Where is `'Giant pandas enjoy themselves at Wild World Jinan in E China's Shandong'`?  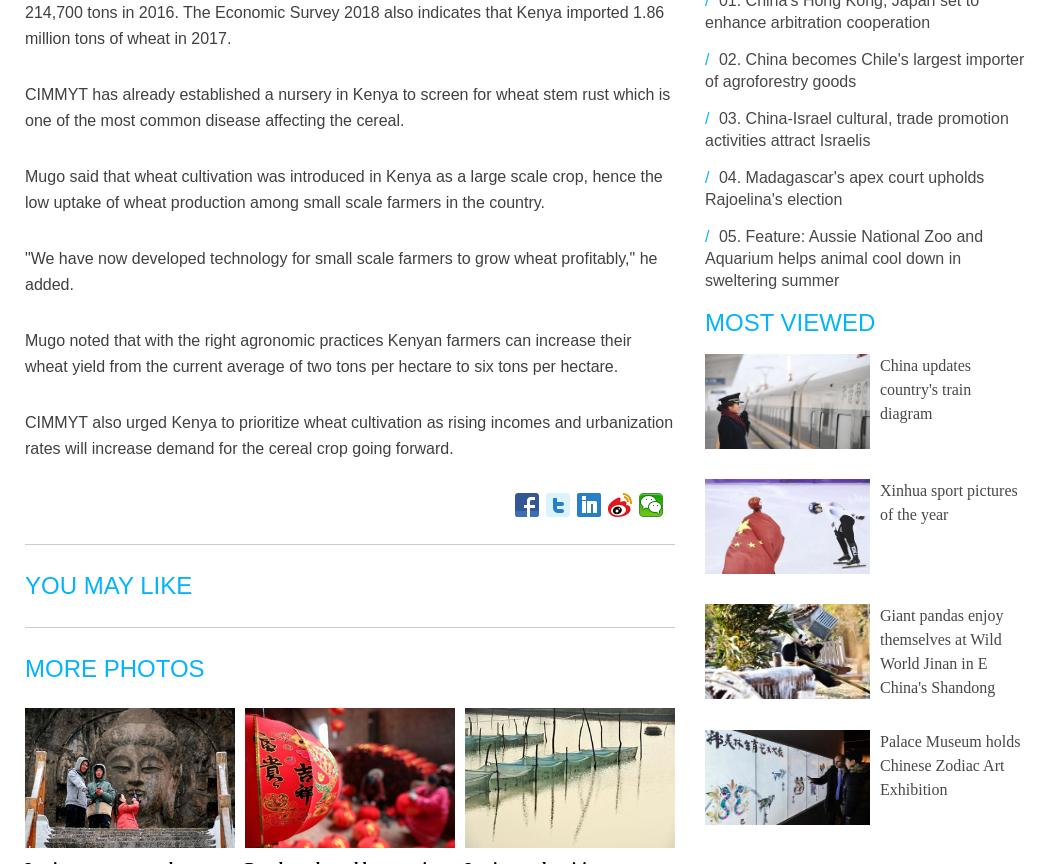 'Giant pandas enjoy themselves at Wild World Jinan in E China's Shandong' is located at coordinates (940, 651).